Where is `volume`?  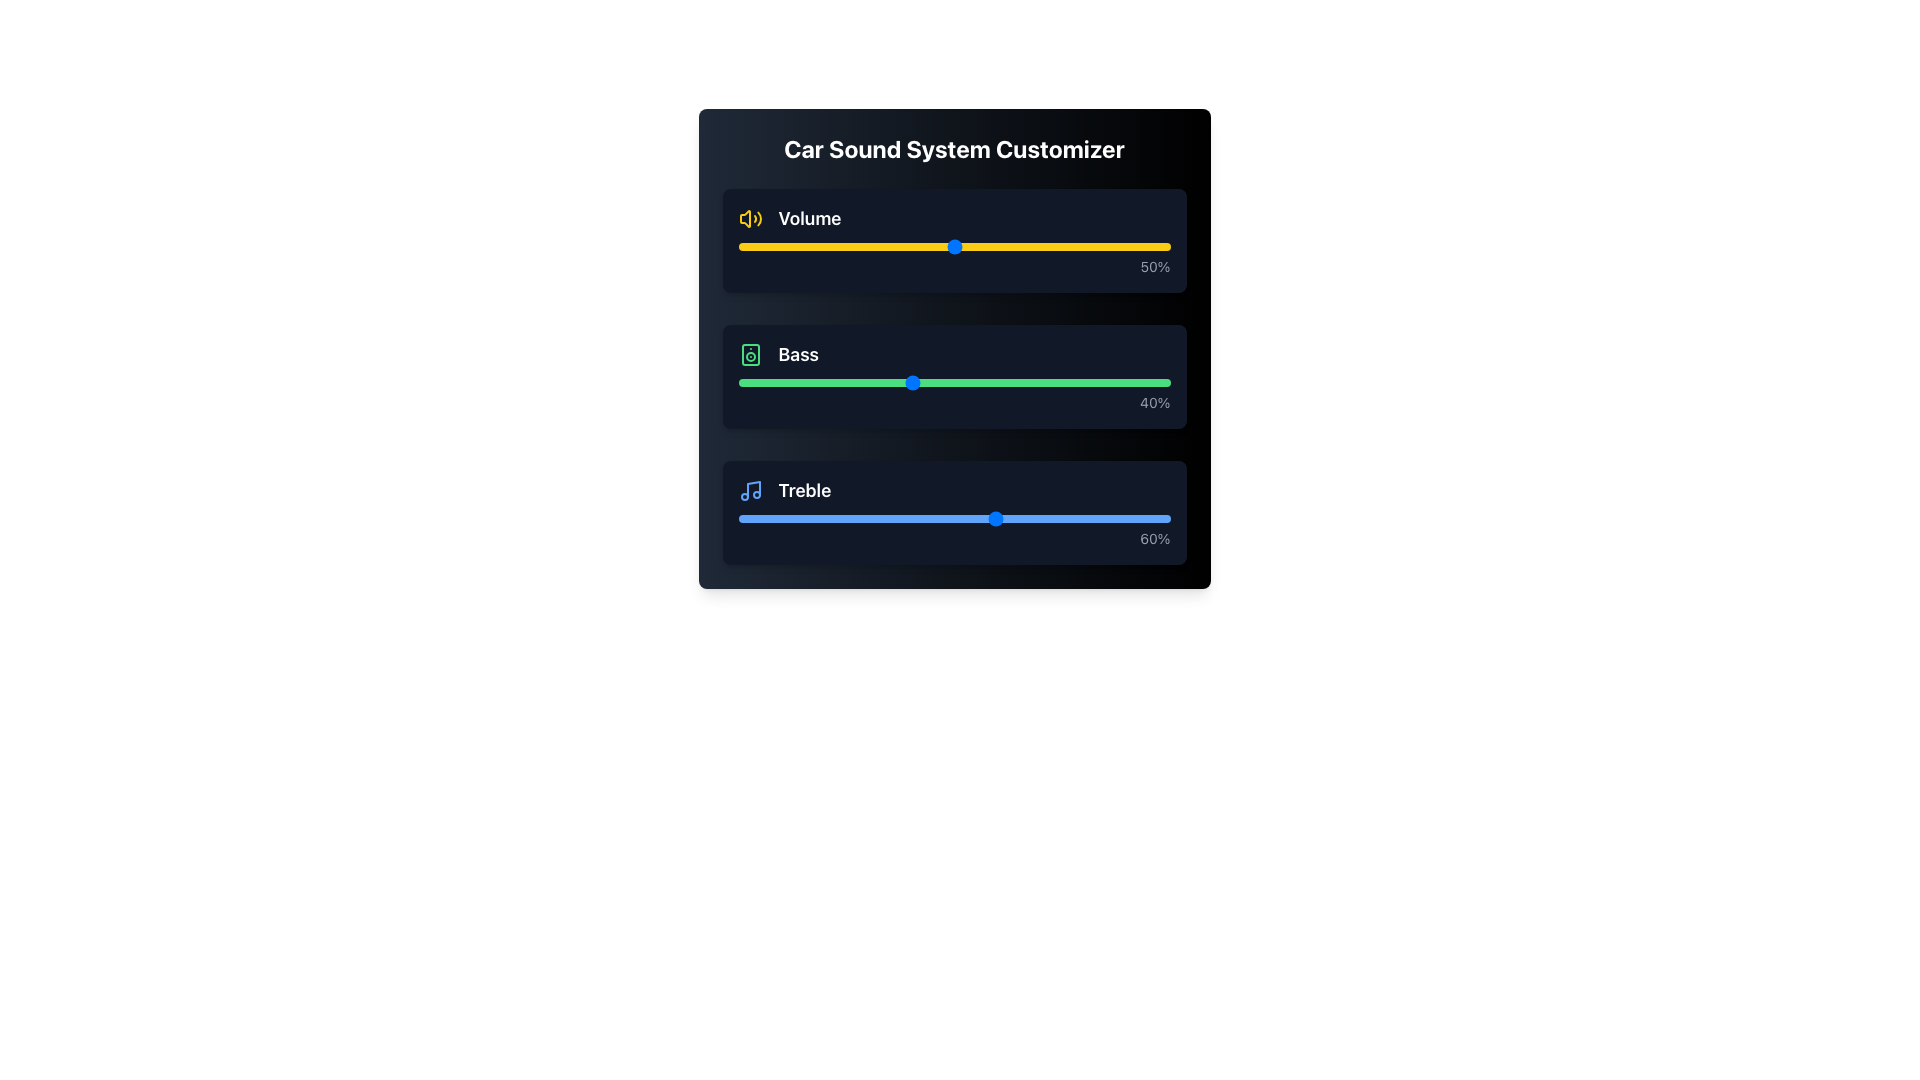
volume is located at coordinates (993, 245).